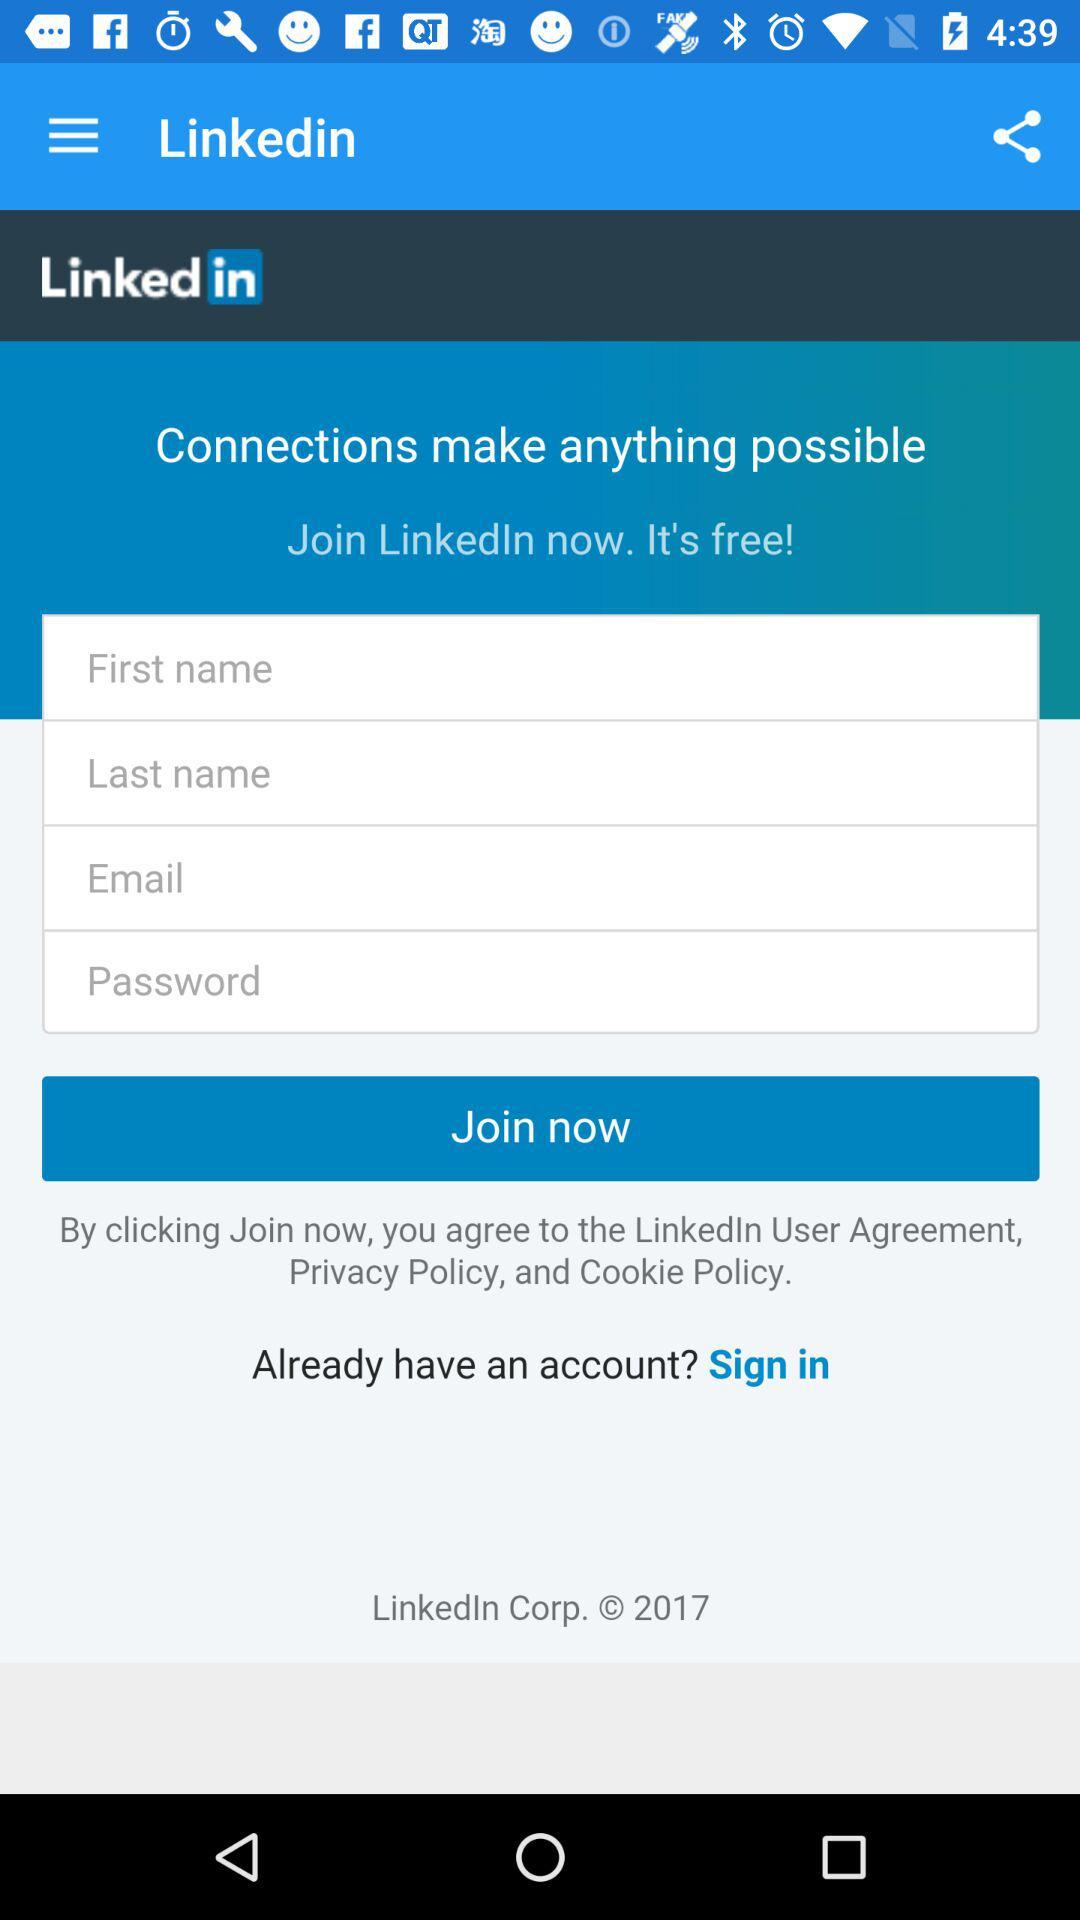  I want to click on sign up info, so click(540, 935).